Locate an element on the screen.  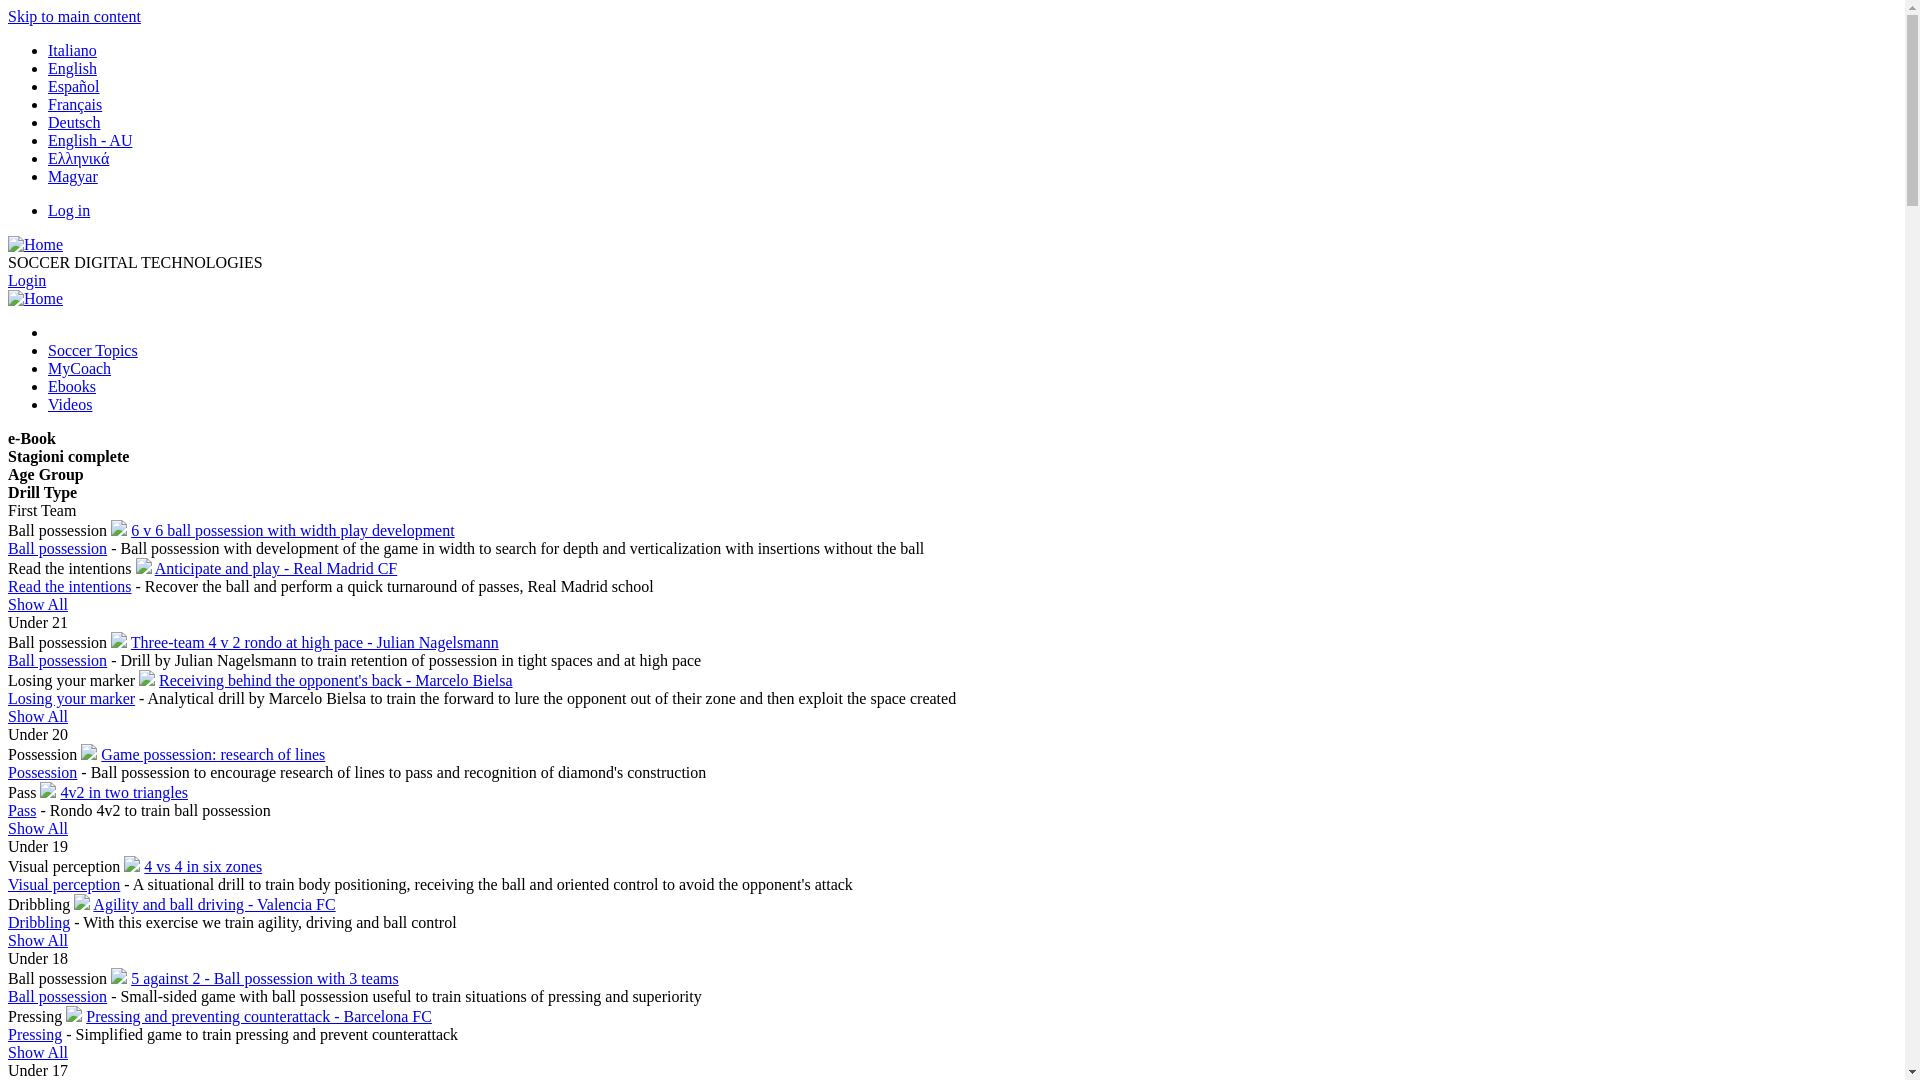
'Pressing and preventing counterattack - Barcelona FC' is located at coordinates (258, 1016).